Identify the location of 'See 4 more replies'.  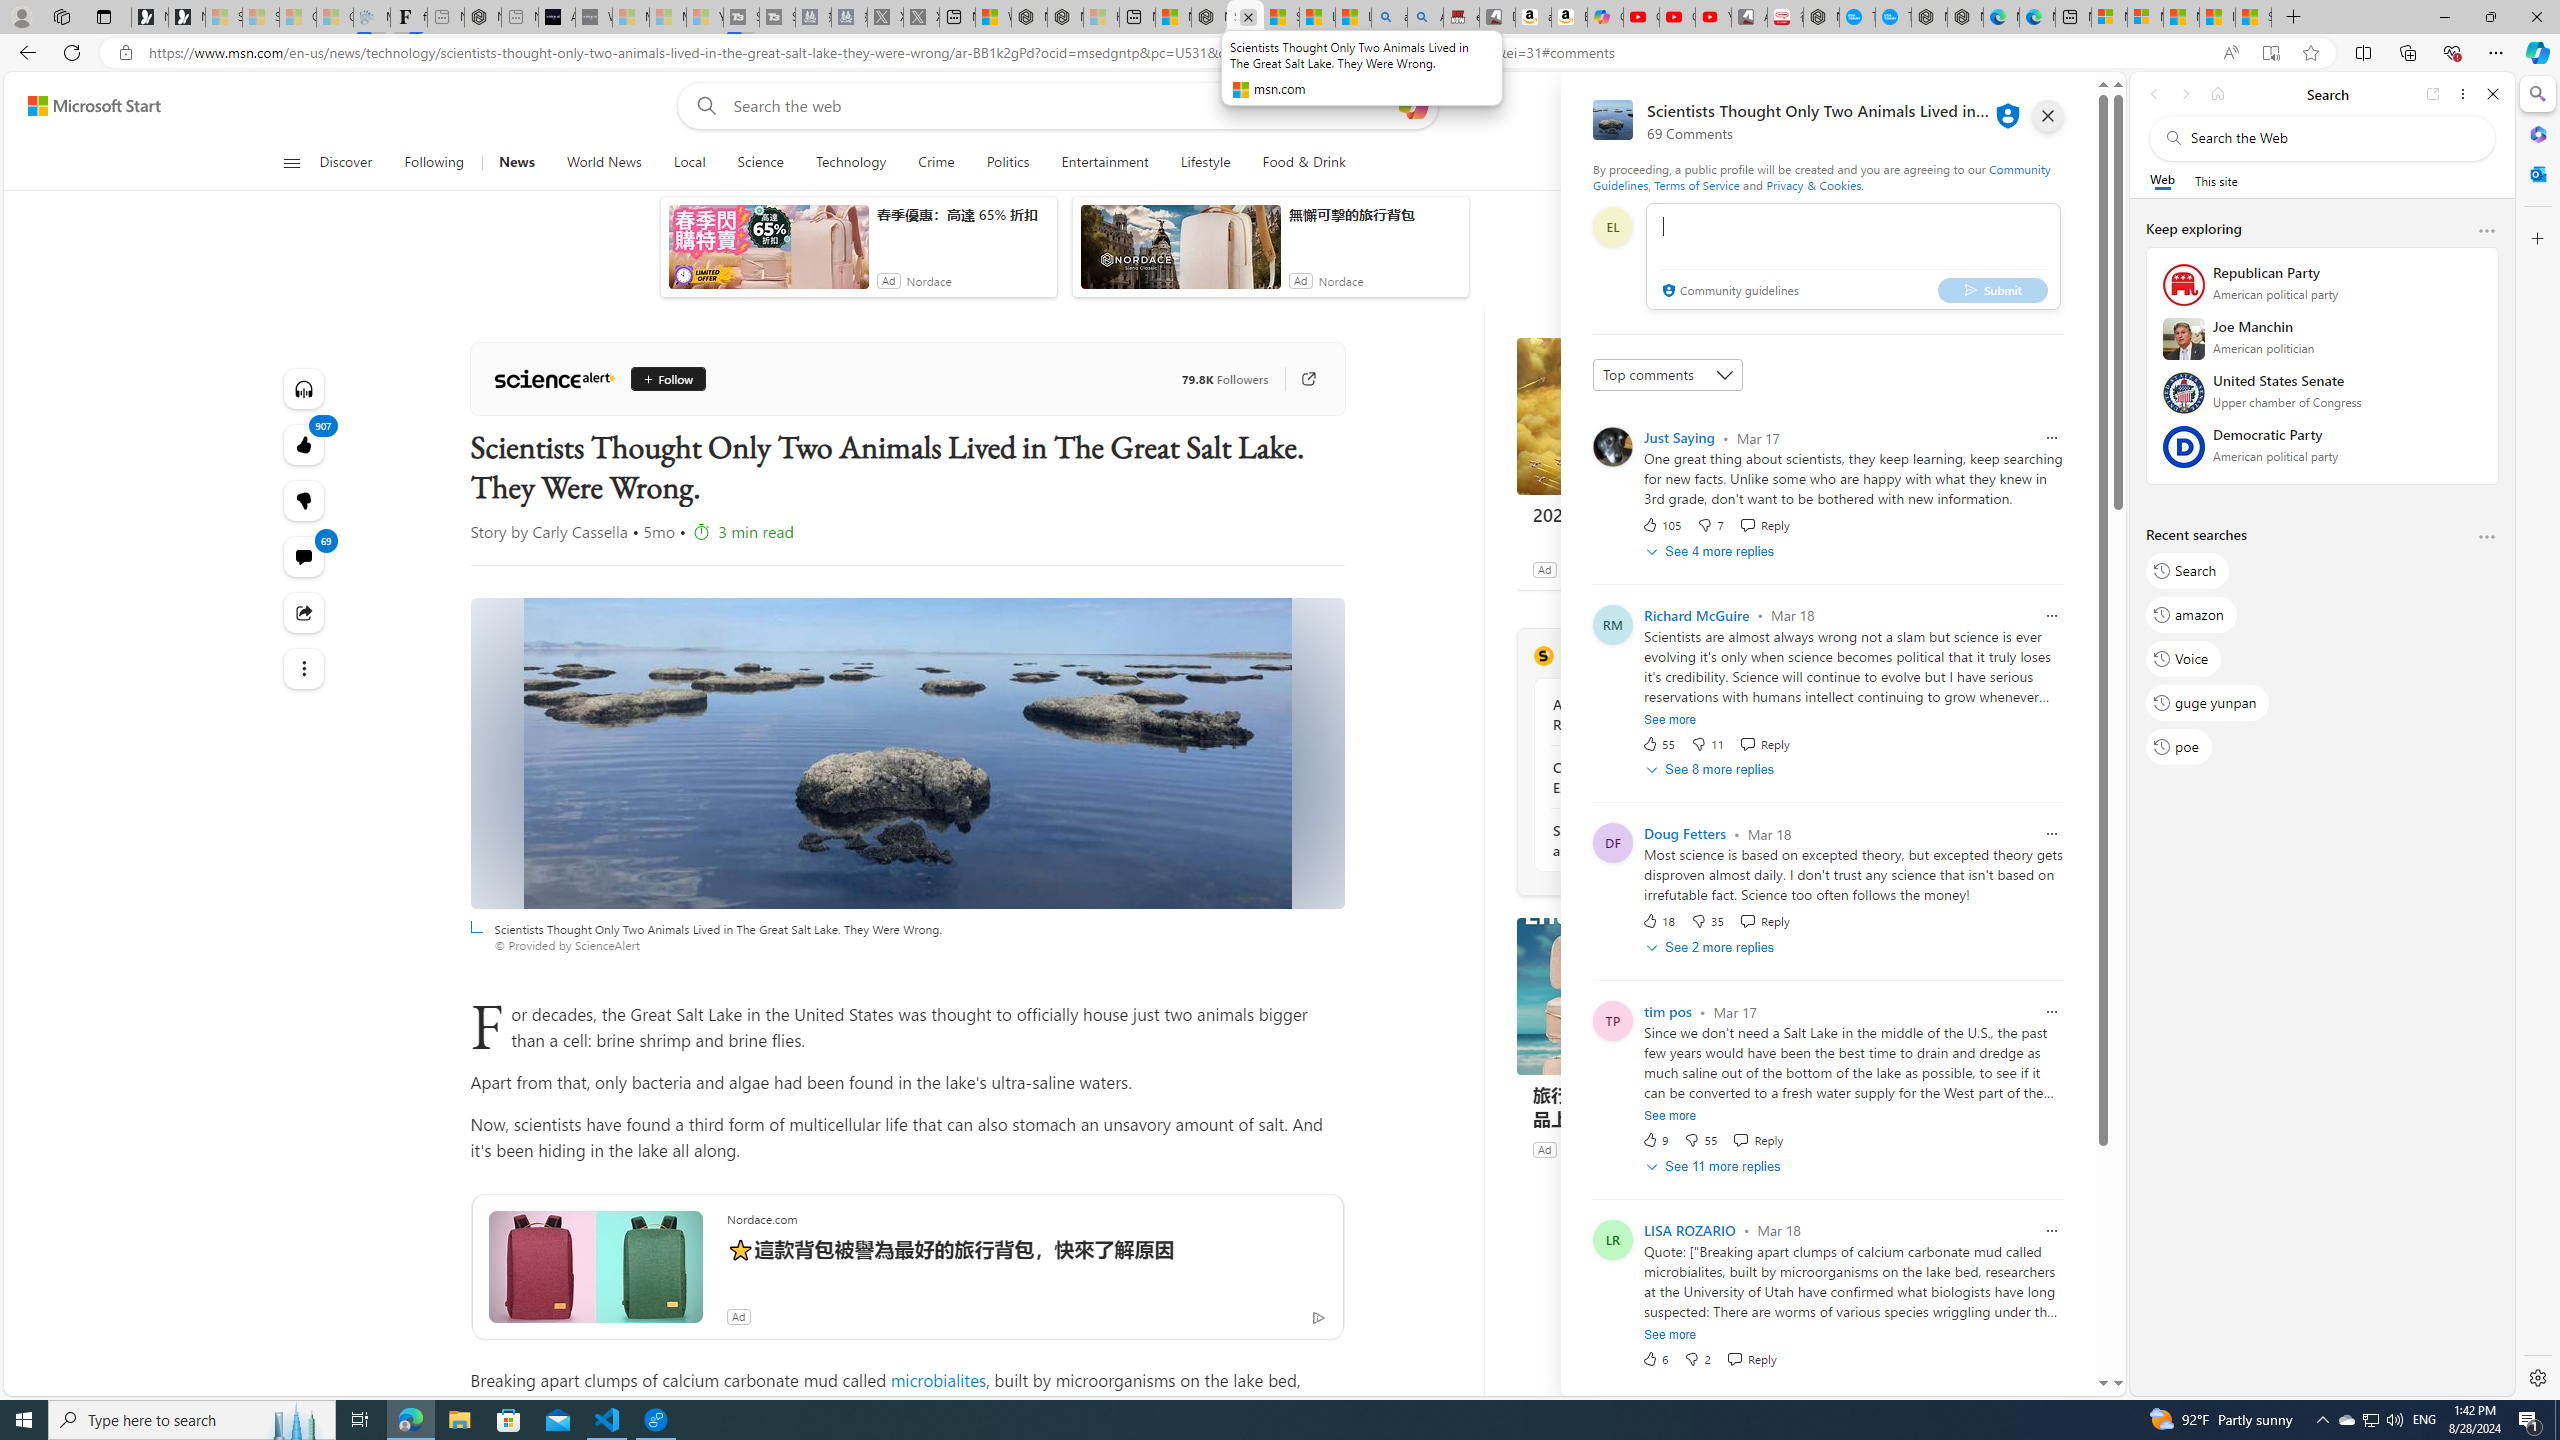
(1712, 551).